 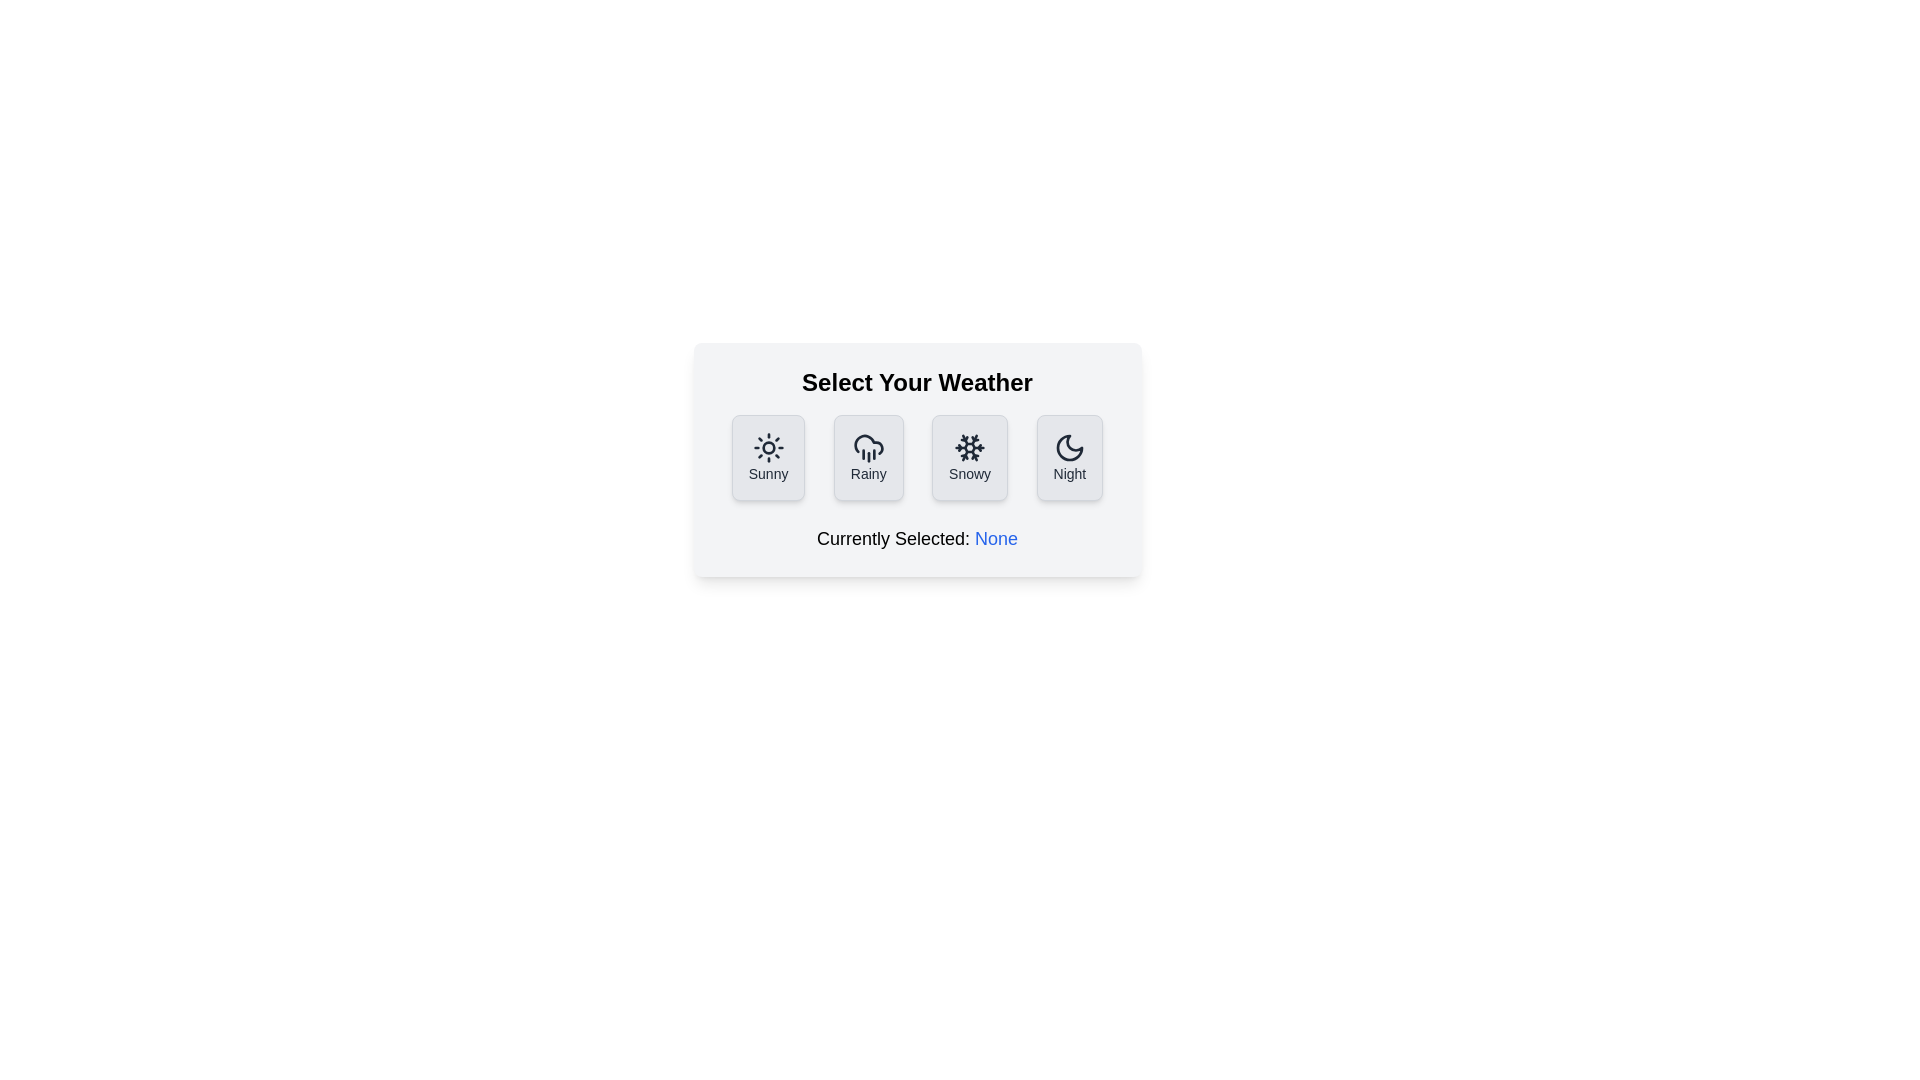 What do you see at coordinates (916, 458) in the screenshot?
I see `keyboard navigation` at bounding box center [916, 458].